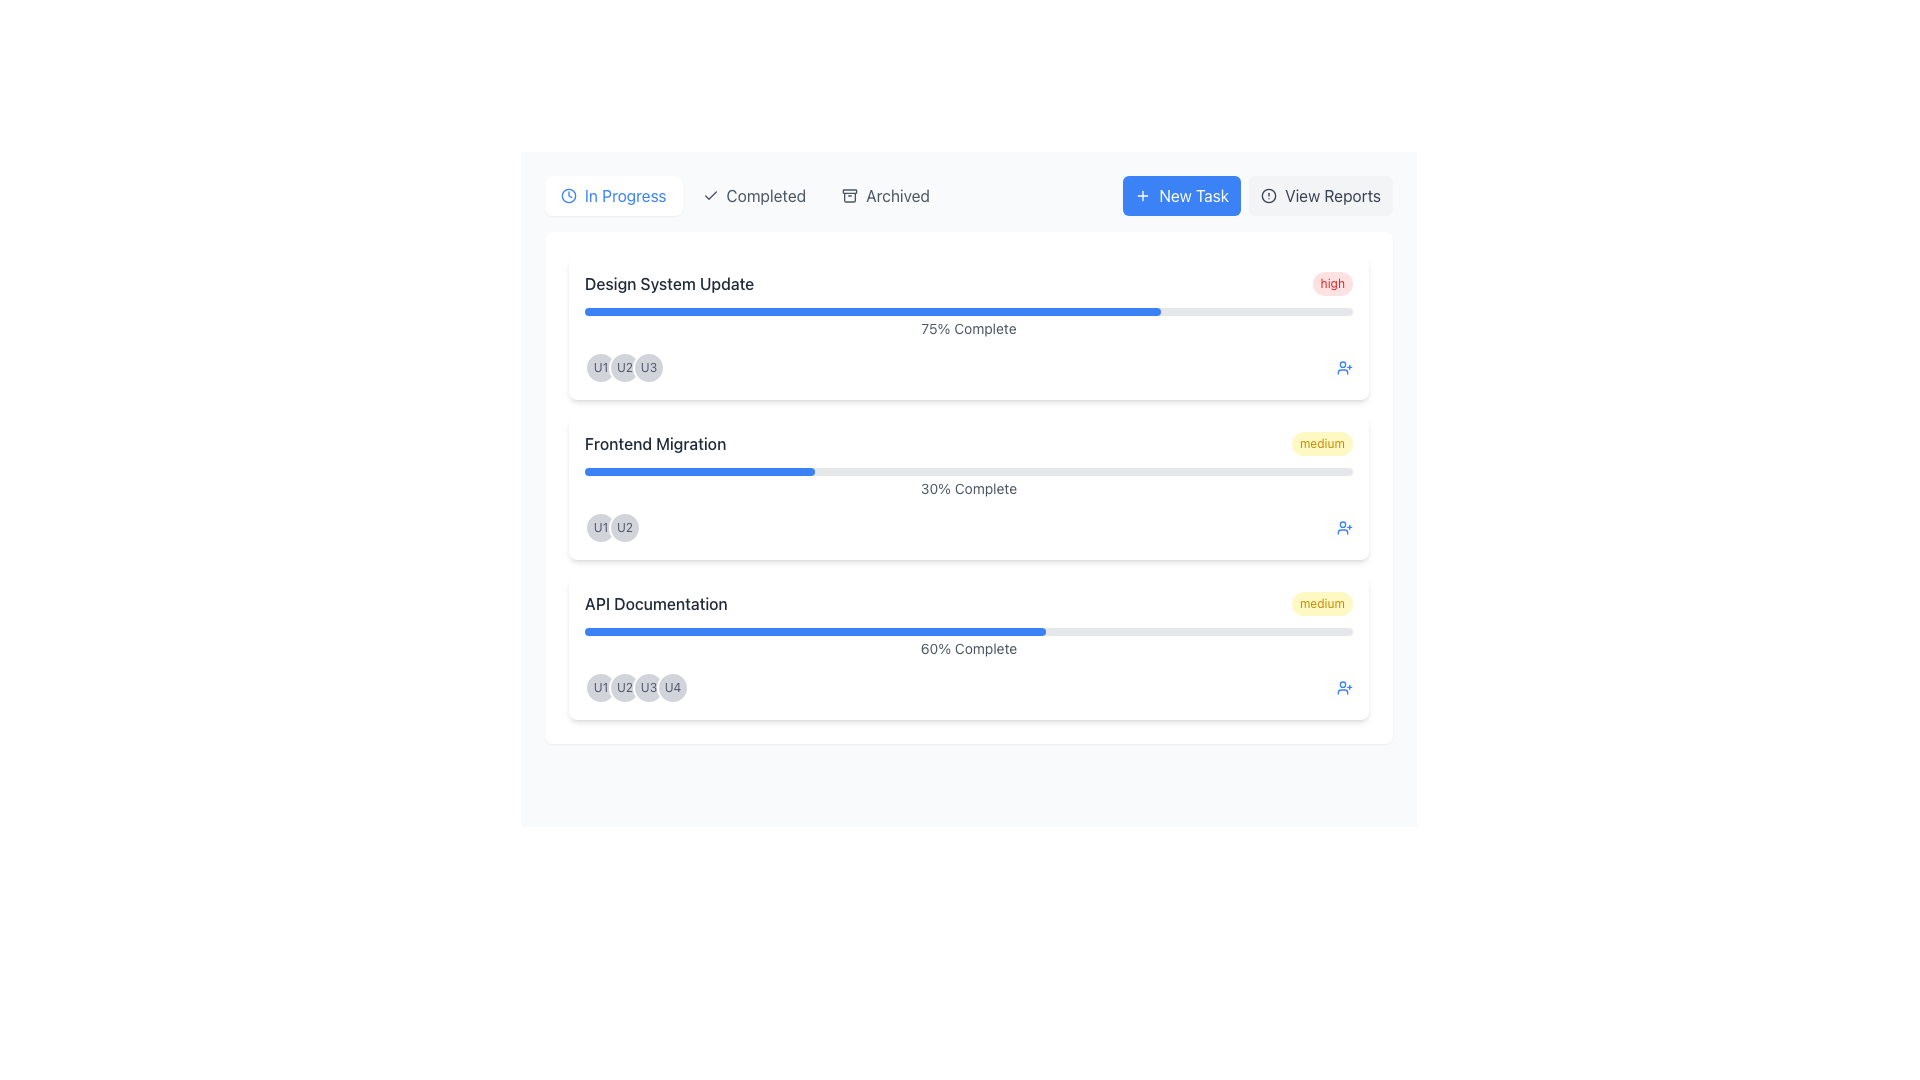 The image size is (1920, 1080). What do you see at coordinates (969, 327) in the screenshot?
I see `the text label reading '75% Complete' which is positioned below the blue progress bar in the task card for 'Design System Update'` at bounding box center [969, 327].